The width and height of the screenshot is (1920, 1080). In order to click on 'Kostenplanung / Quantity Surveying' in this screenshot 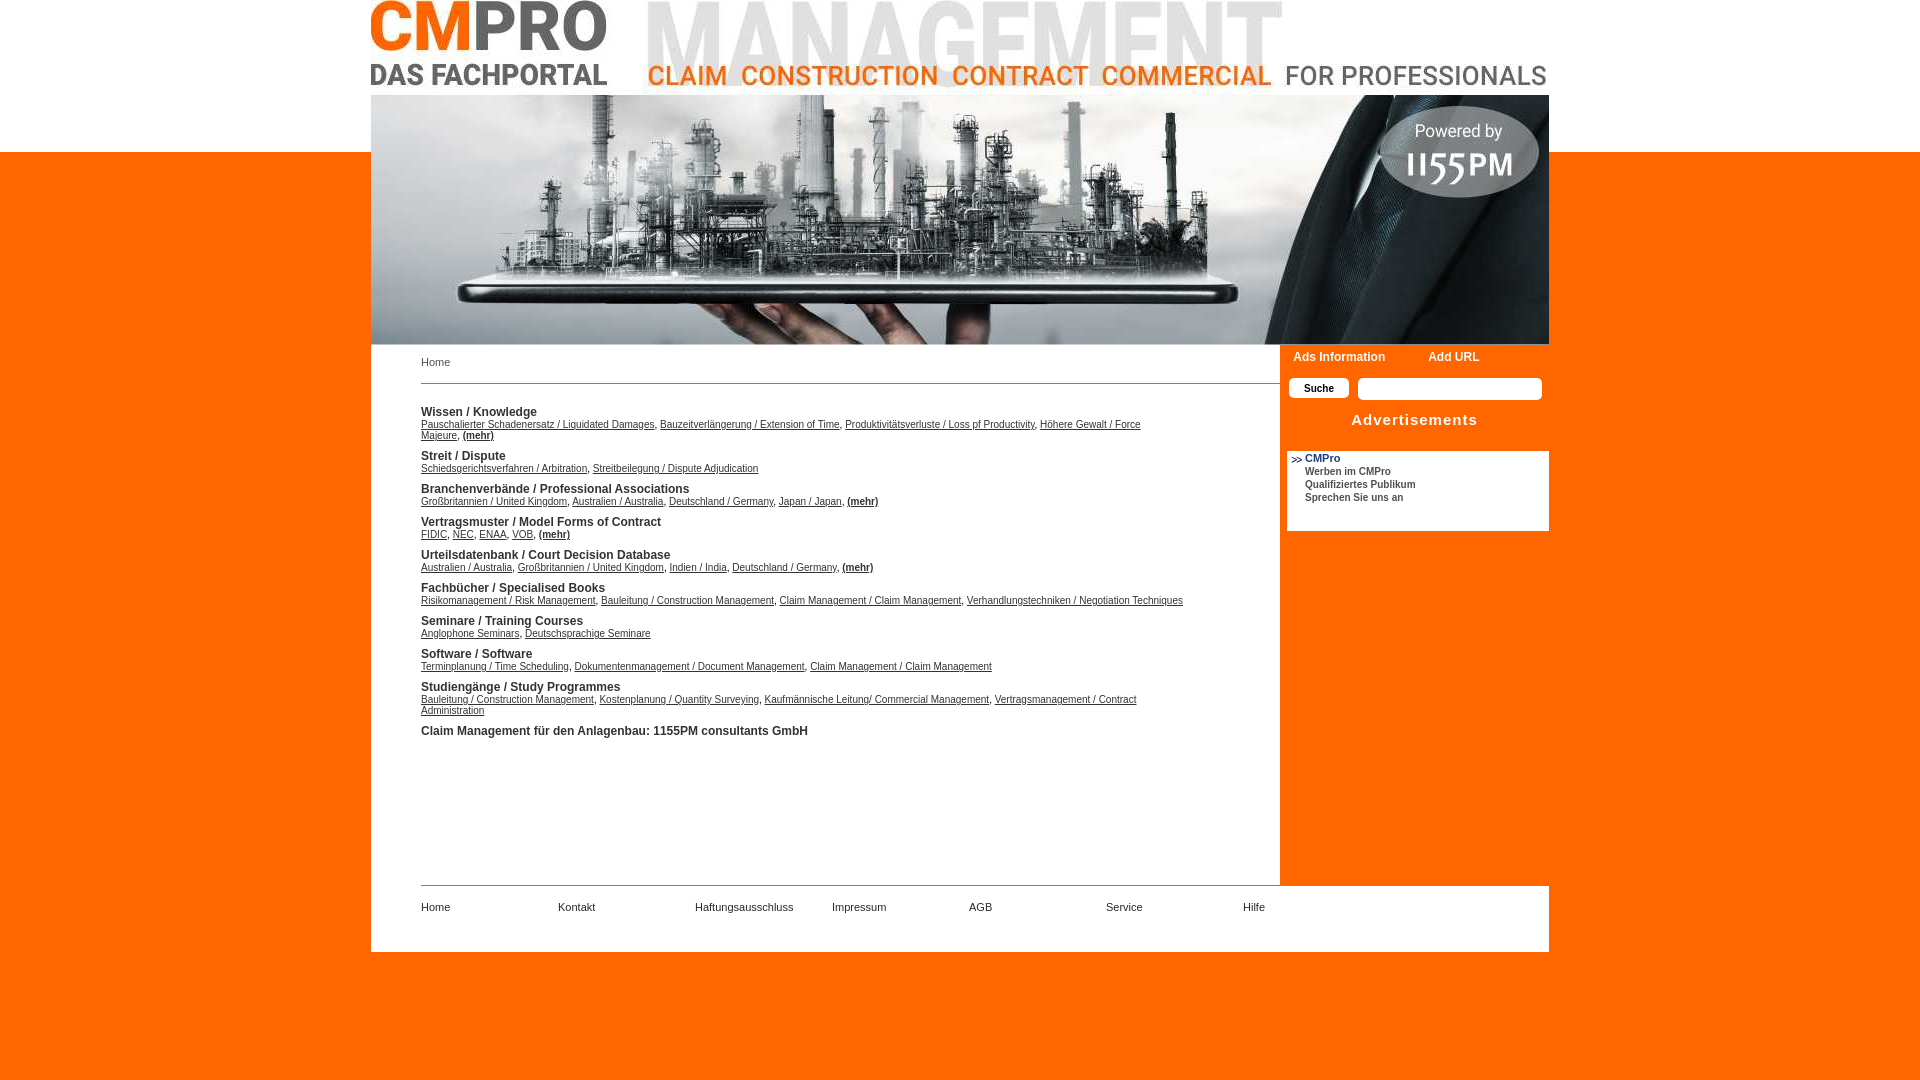, I will do `click(678, 698)`.